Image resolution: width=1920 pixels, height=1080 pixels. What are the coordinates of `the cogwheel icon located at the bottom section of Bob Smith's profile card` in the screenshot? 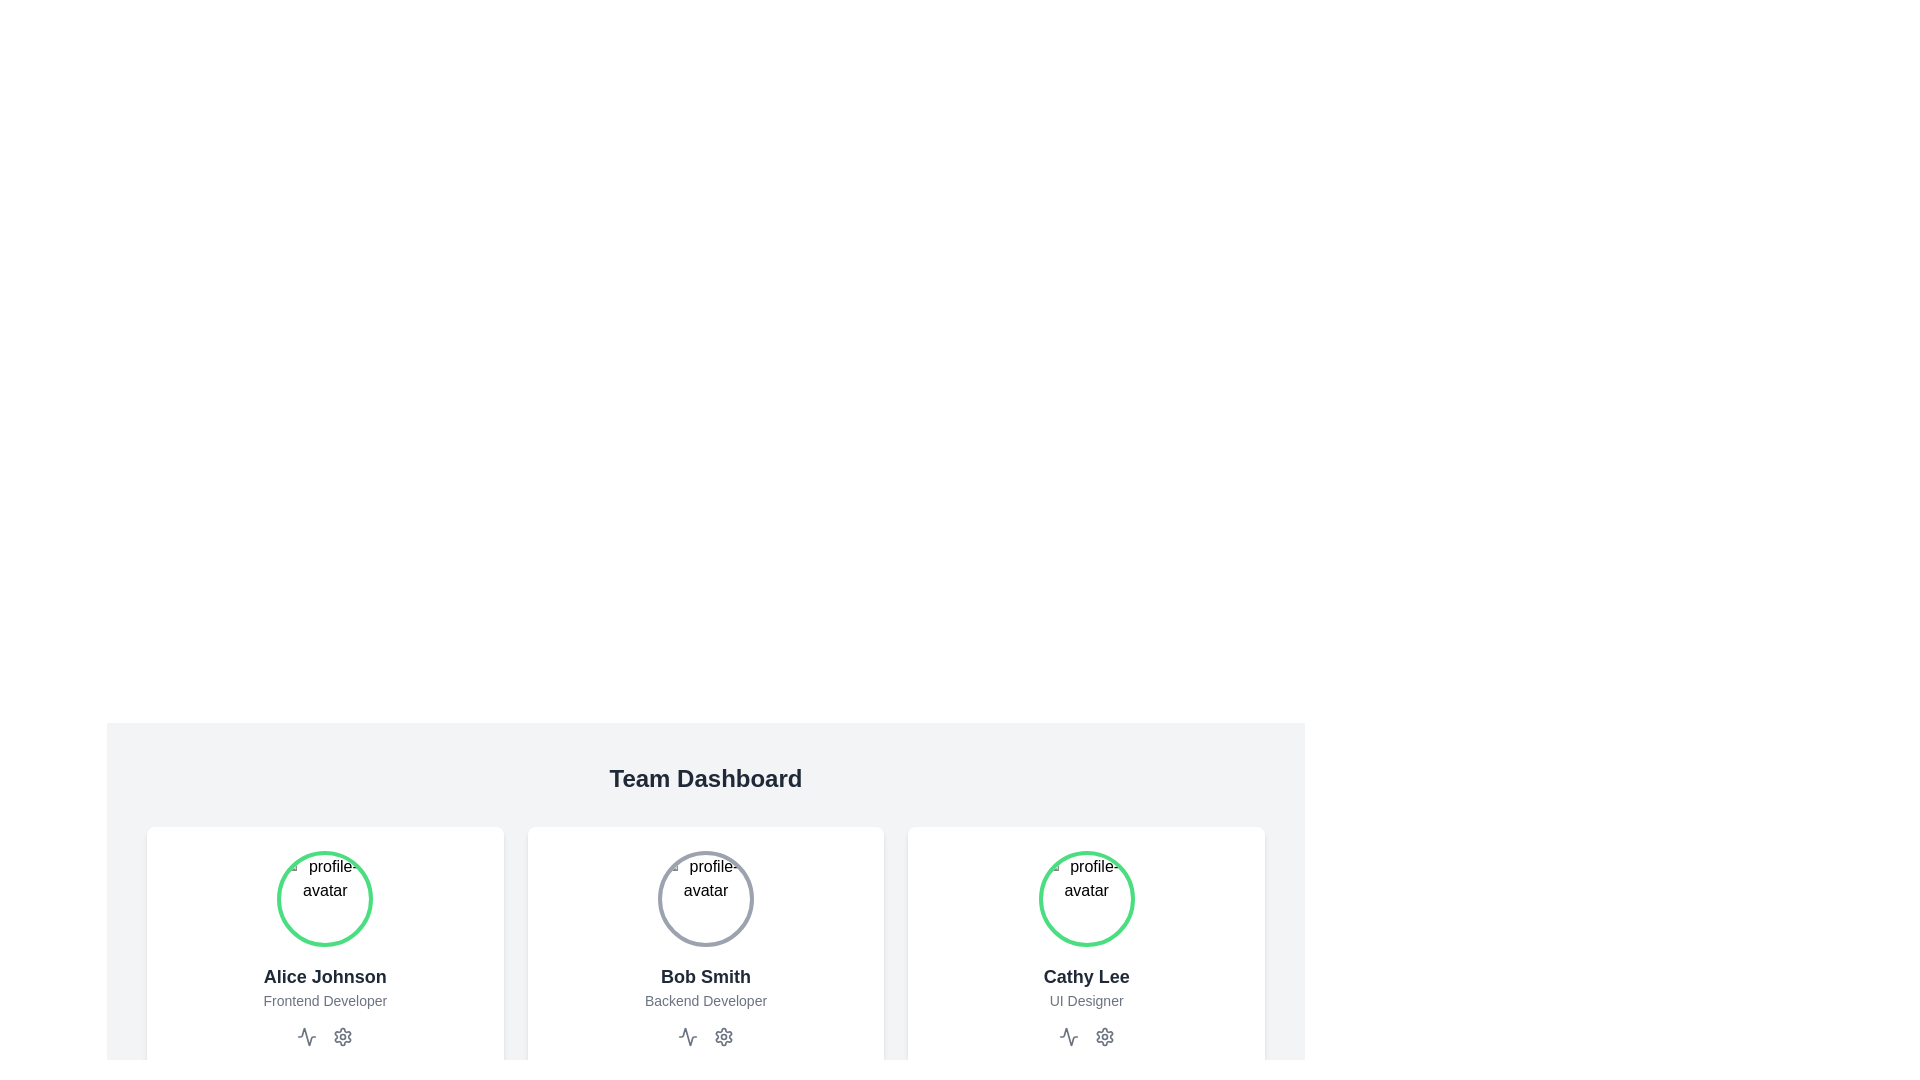 It's located at (723, 1036).